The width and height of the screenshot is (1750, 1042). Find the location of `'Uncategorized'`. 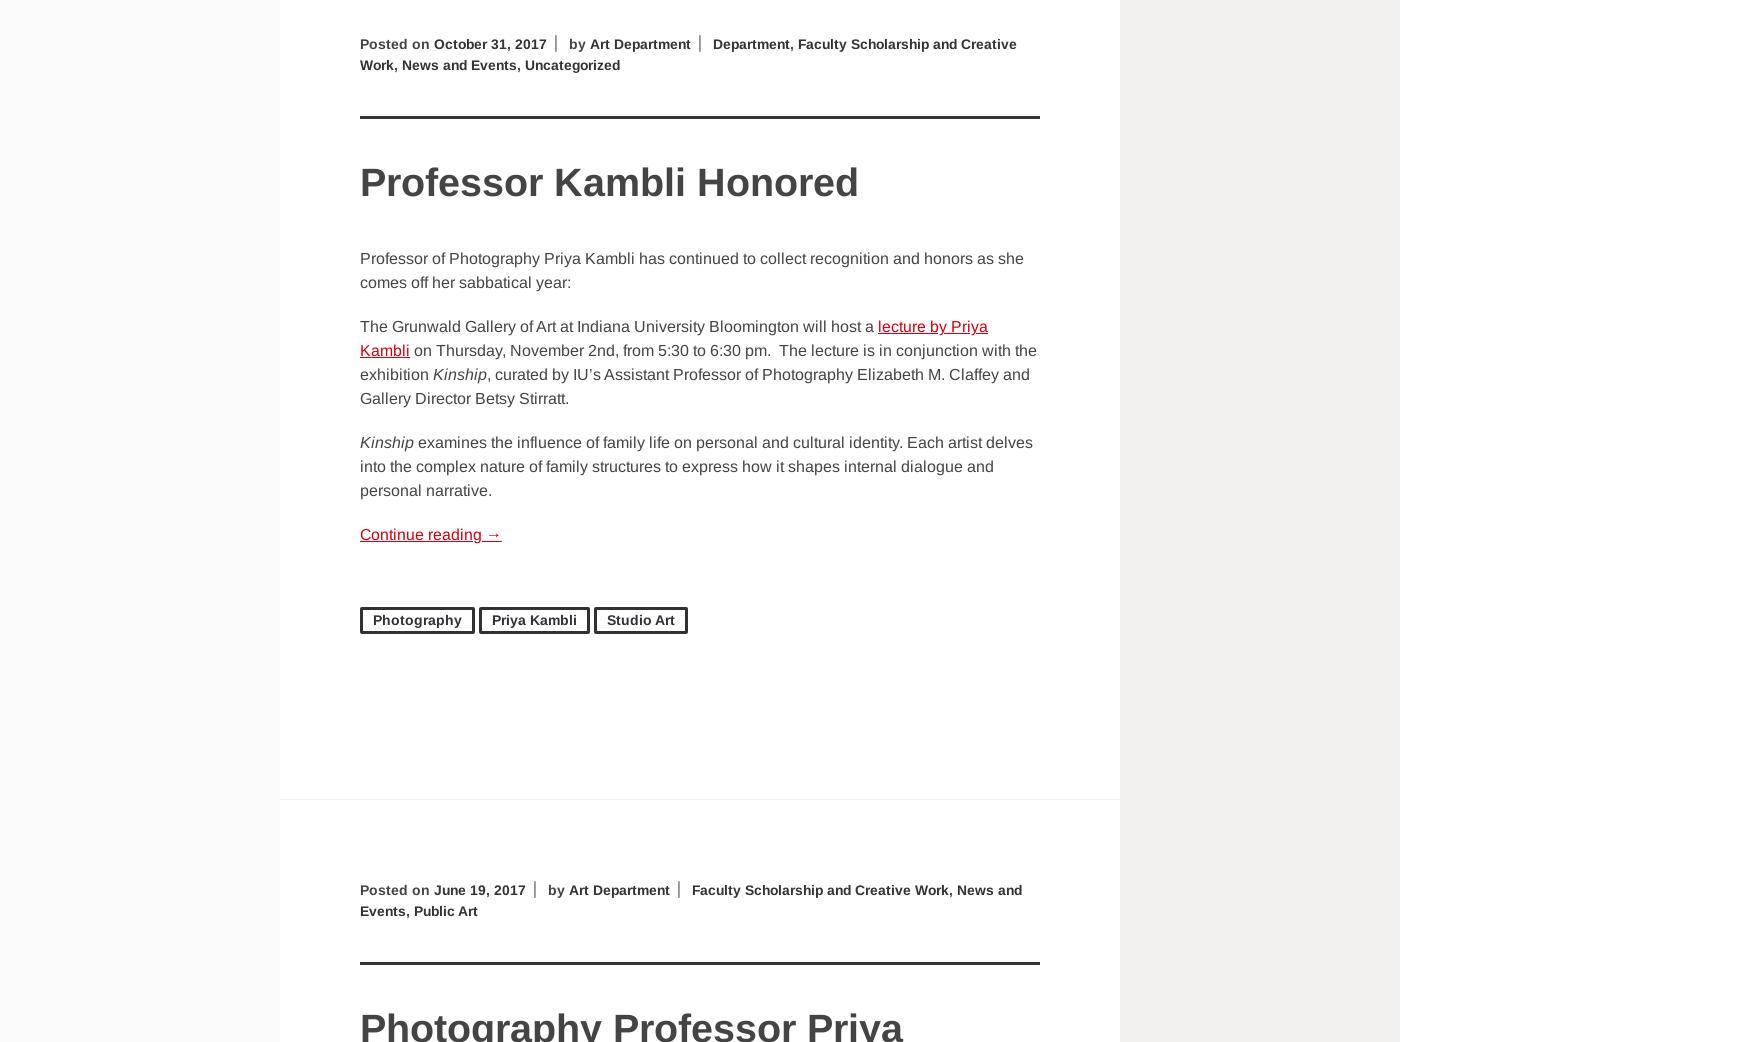

'Uncategorized' is located at coordinates (578, 64).